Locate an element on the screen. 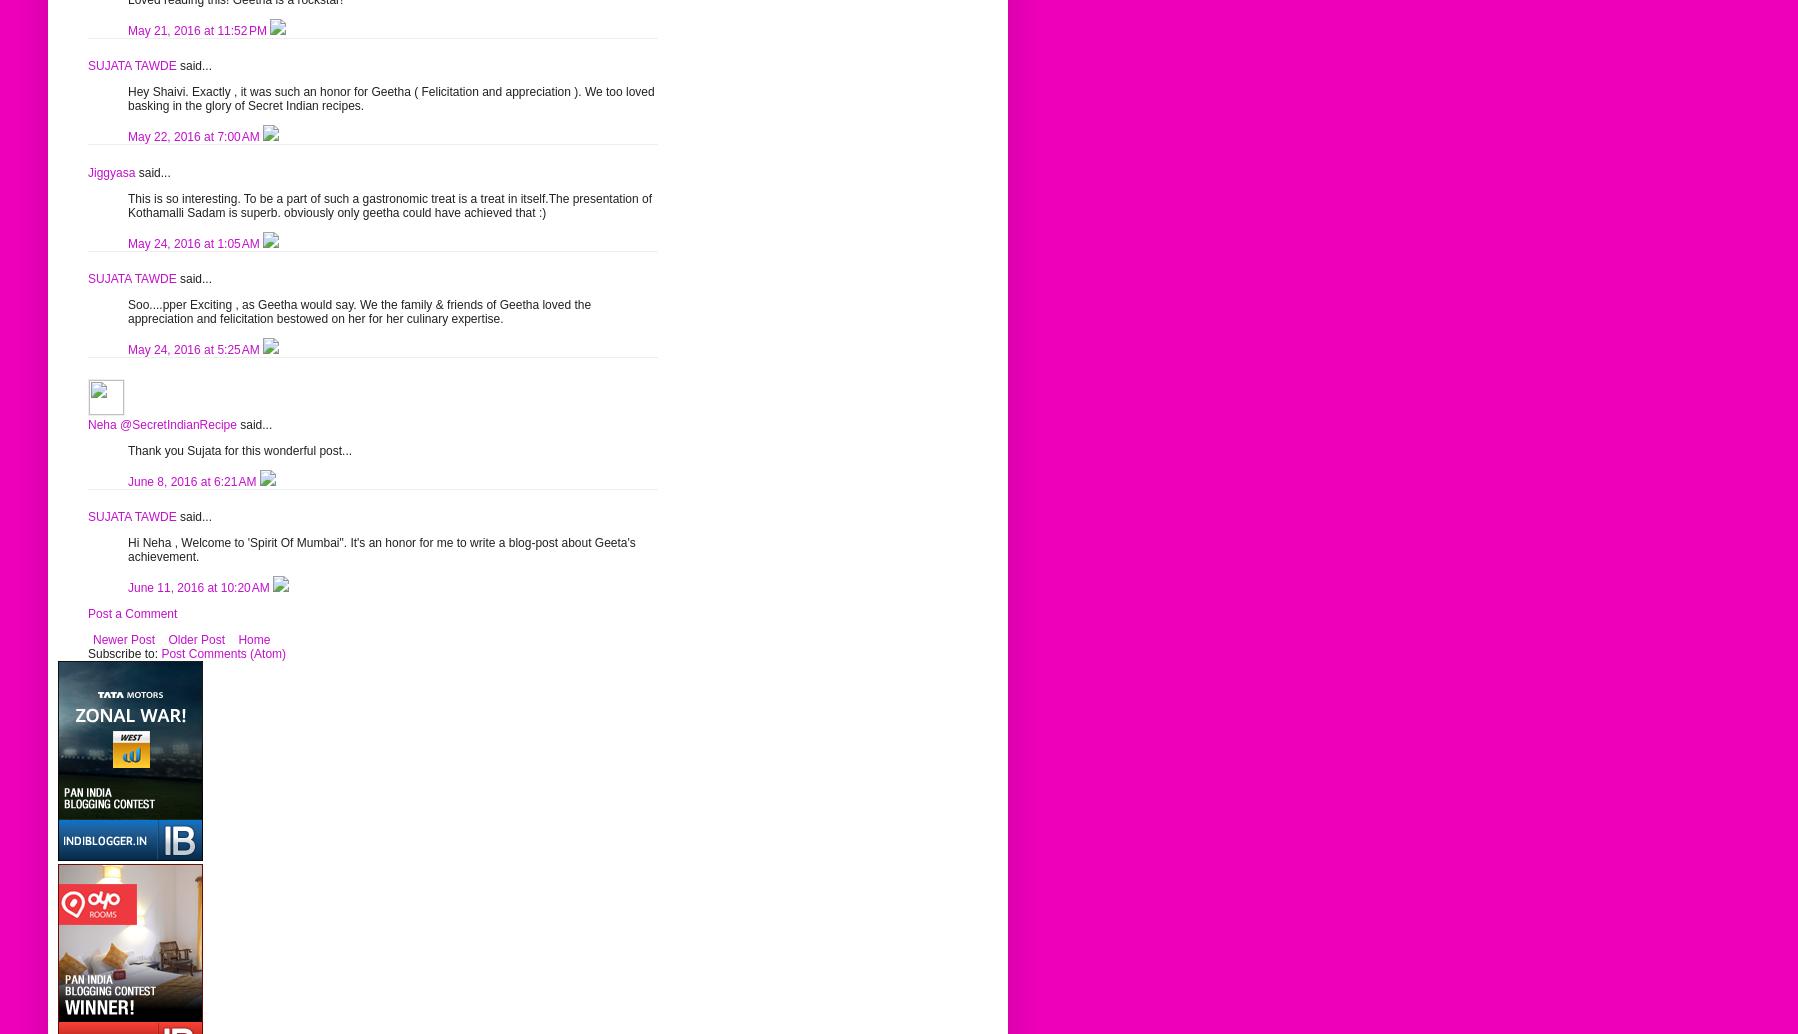 This screenshot has width=1798, height=1034. 'Home' is located at coordinates (254, 640).